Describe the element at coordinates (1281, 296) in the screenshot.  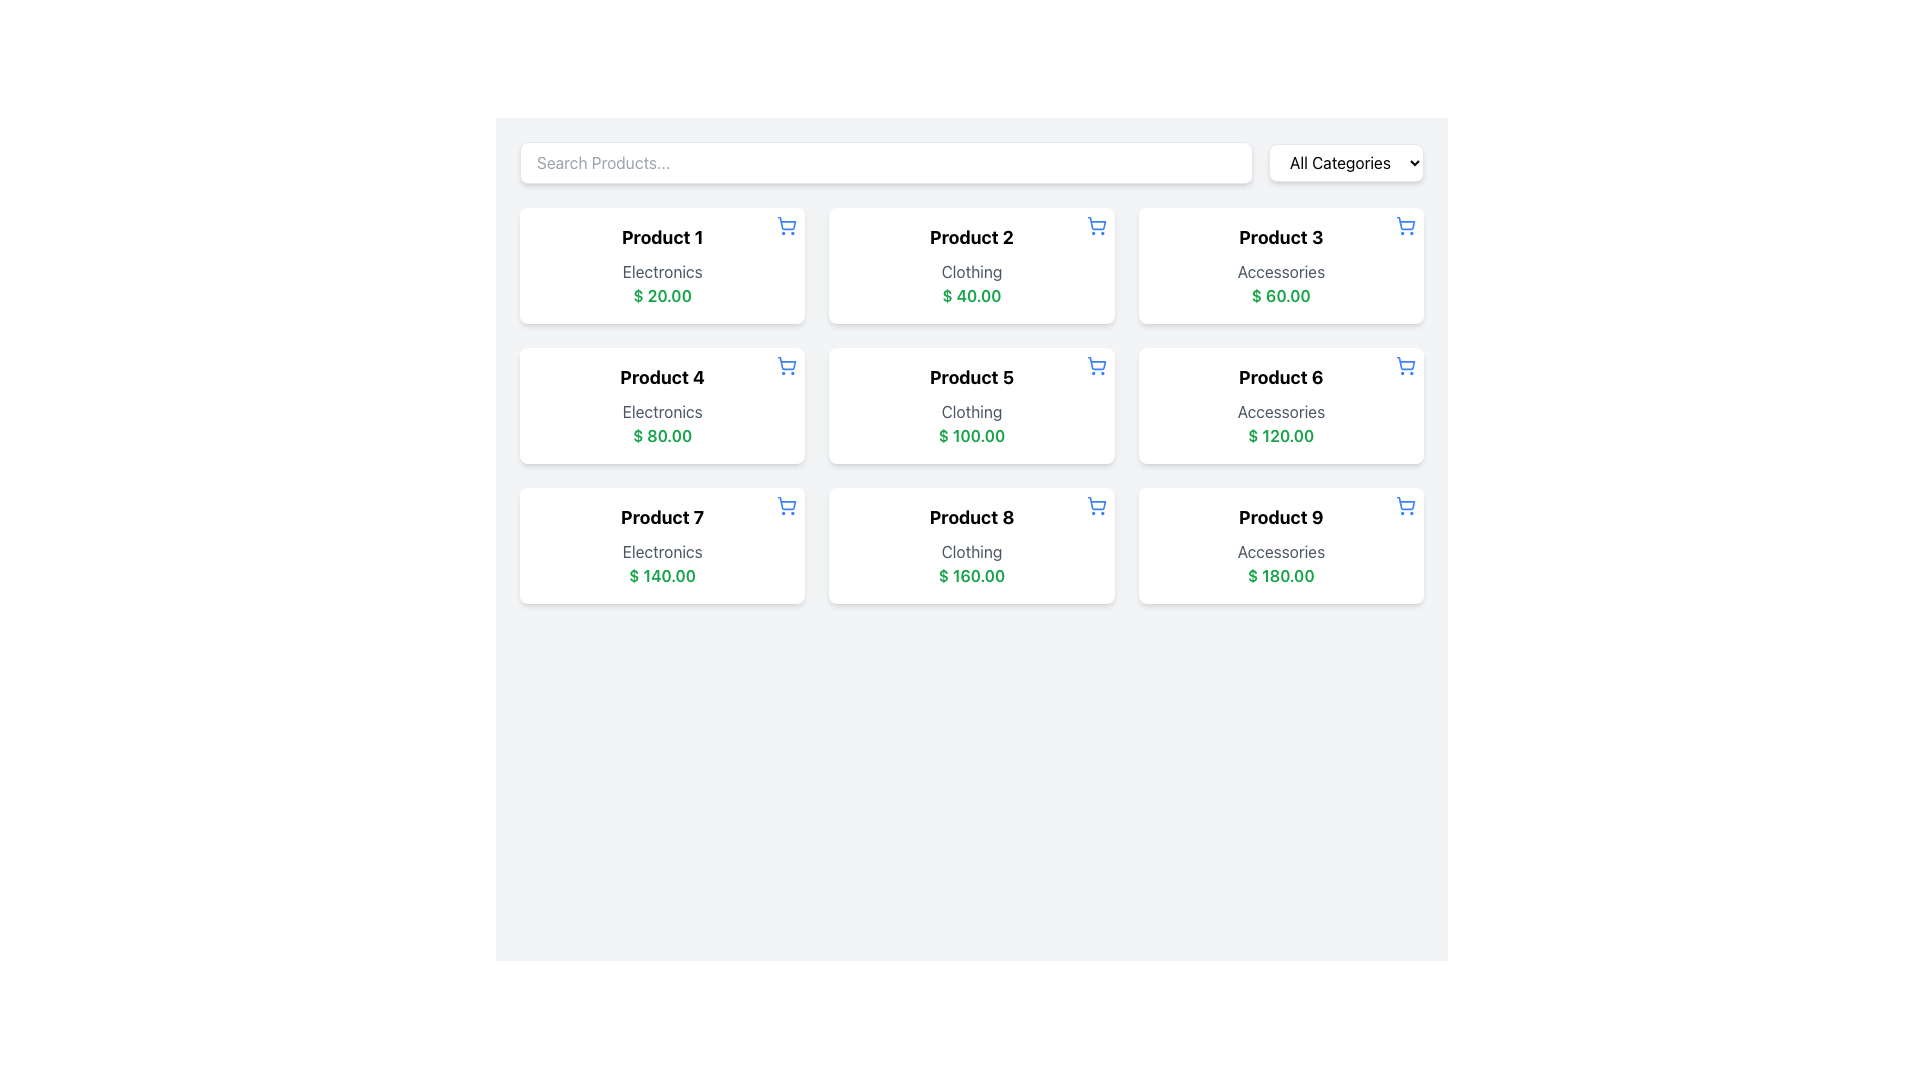
I see `the static text displaying the price of 'Product 3', which is positioned below the 'Accessories' label in the product card` at that location.